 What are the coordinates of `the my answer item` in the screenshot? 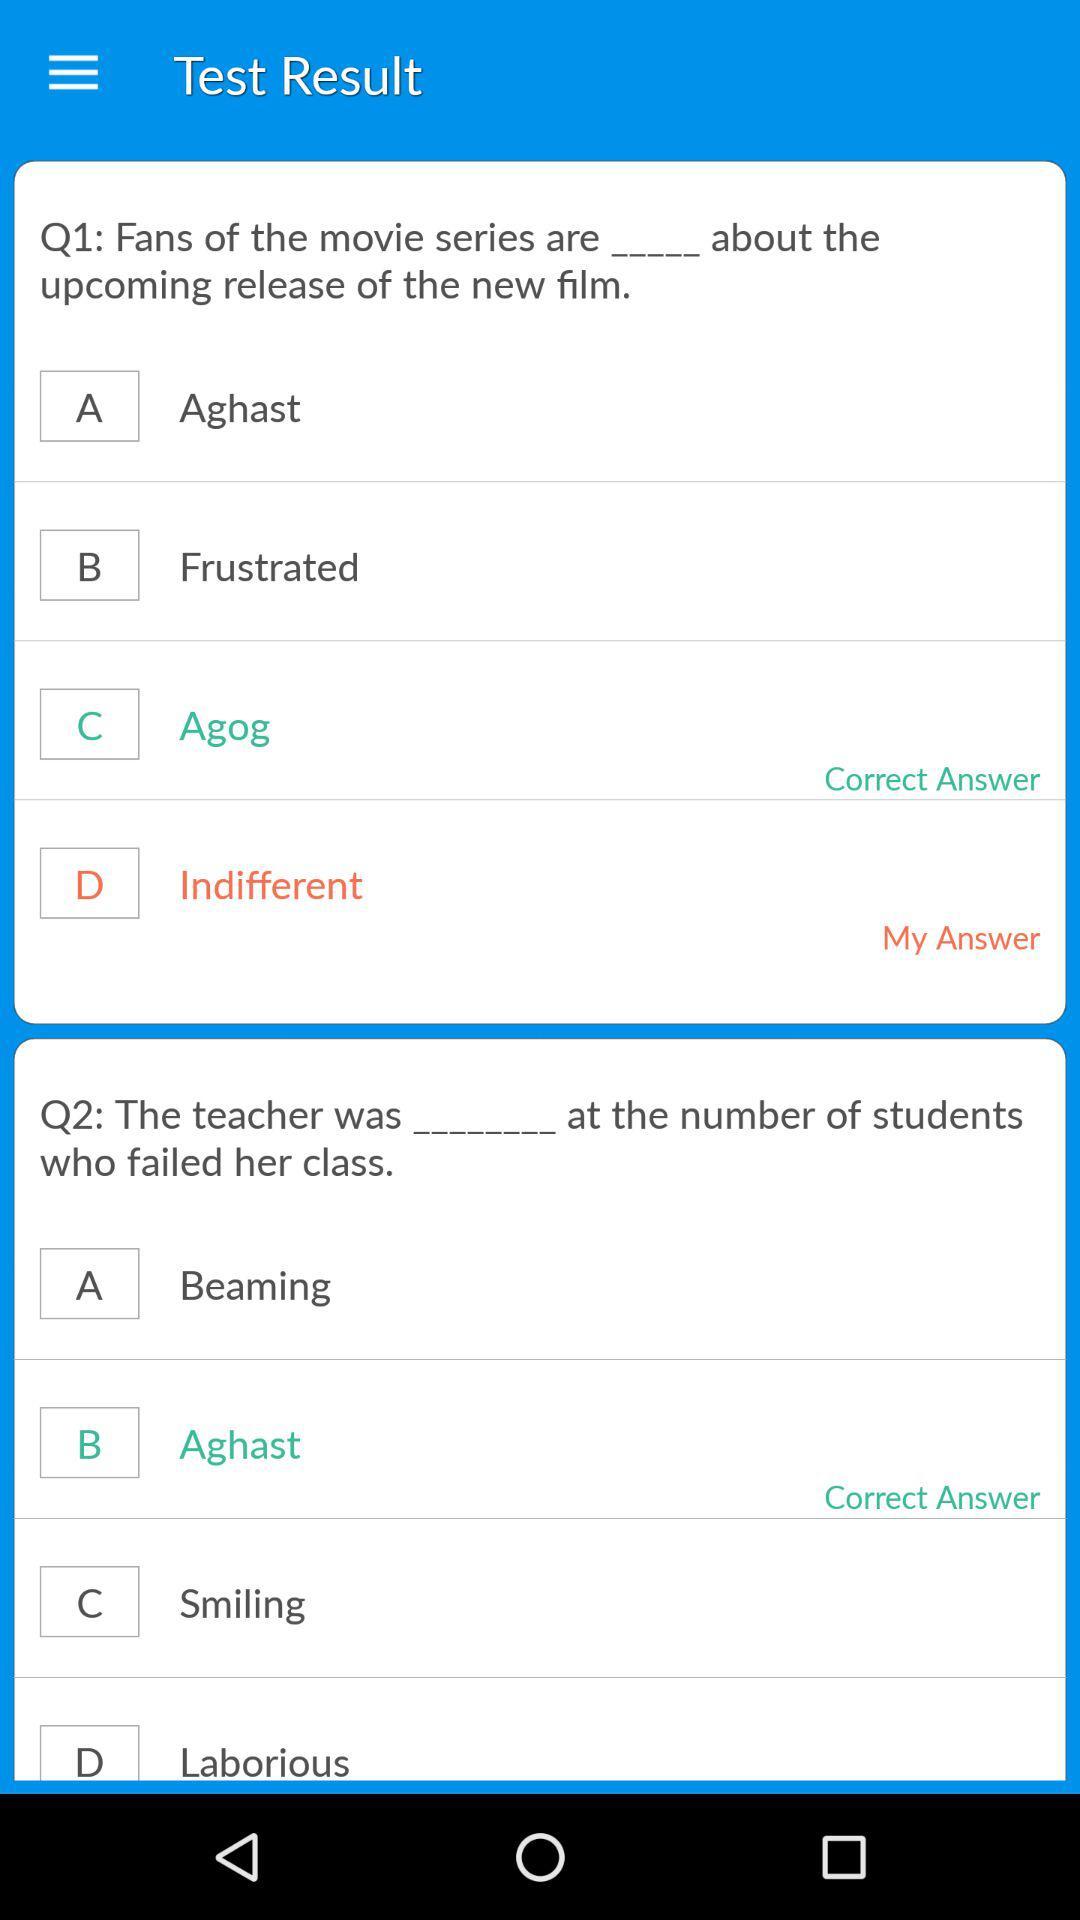 It's located at (888, 935).